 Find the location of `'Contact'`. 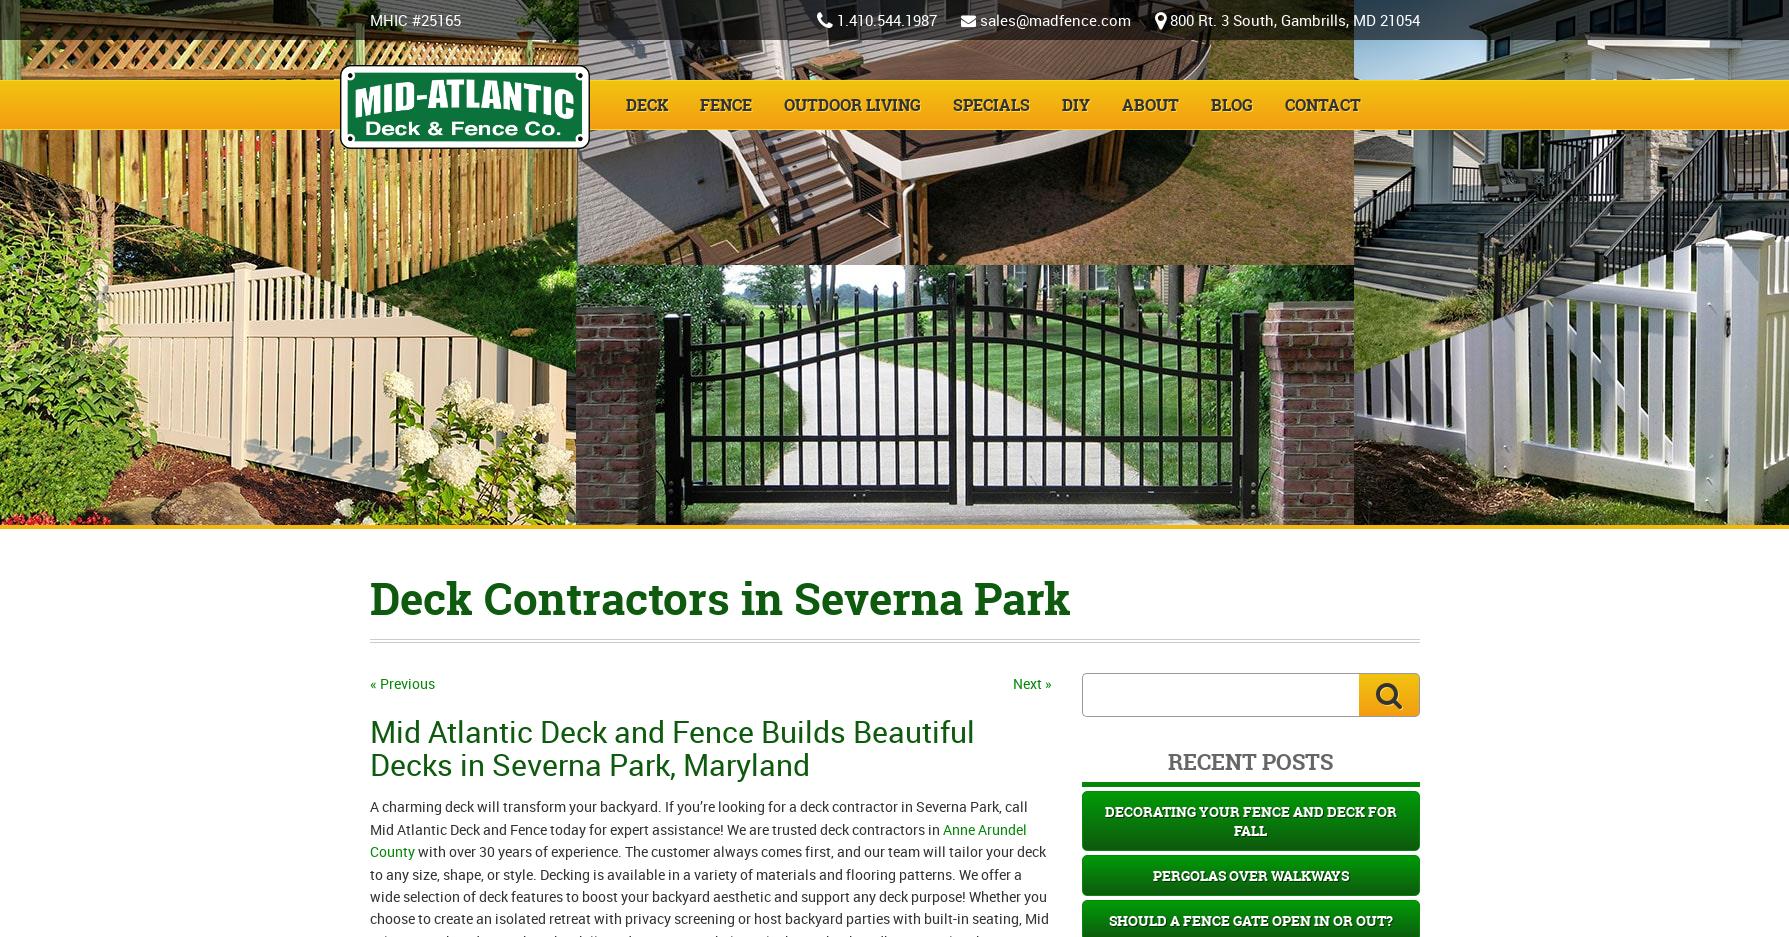

'Contact' is located at coordinates (1322, 104).